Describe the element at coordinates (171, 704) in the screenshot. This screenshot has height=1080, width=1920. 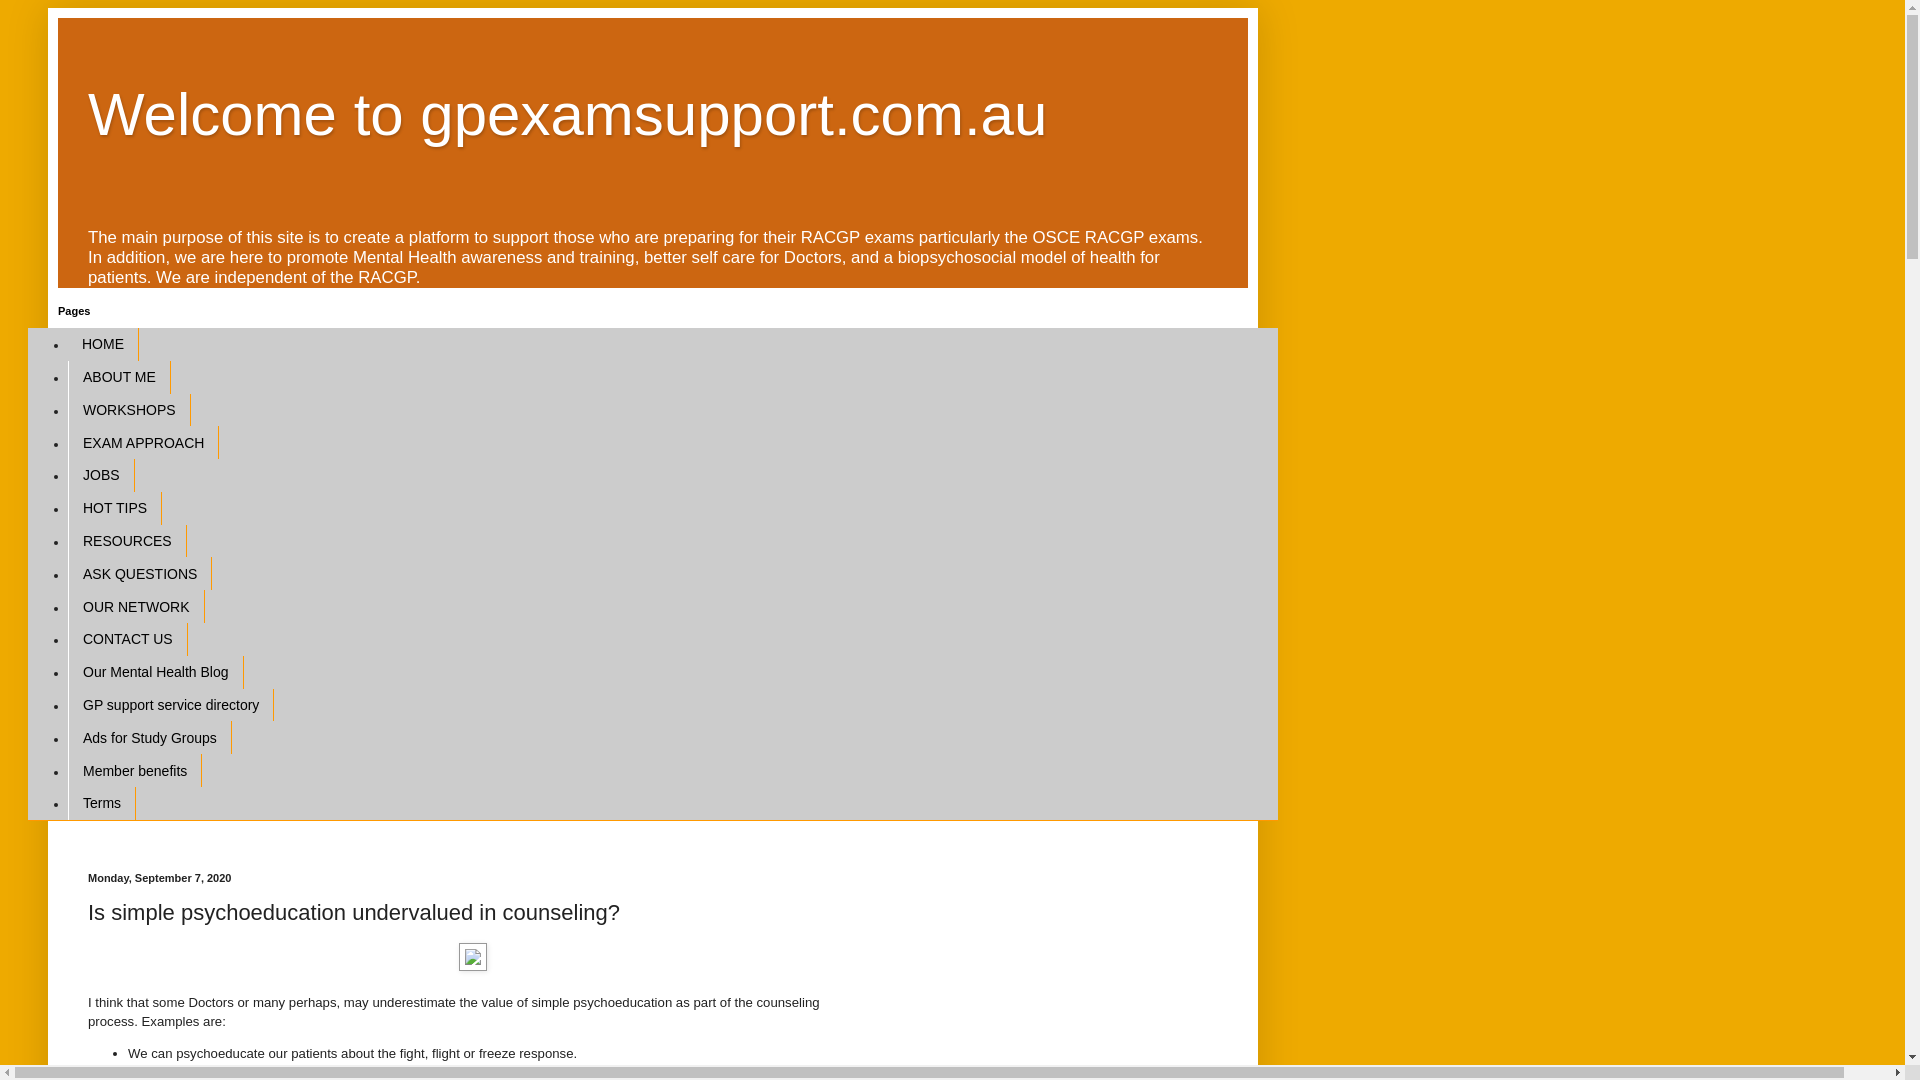
I see `'GP support service directory'` at that location.